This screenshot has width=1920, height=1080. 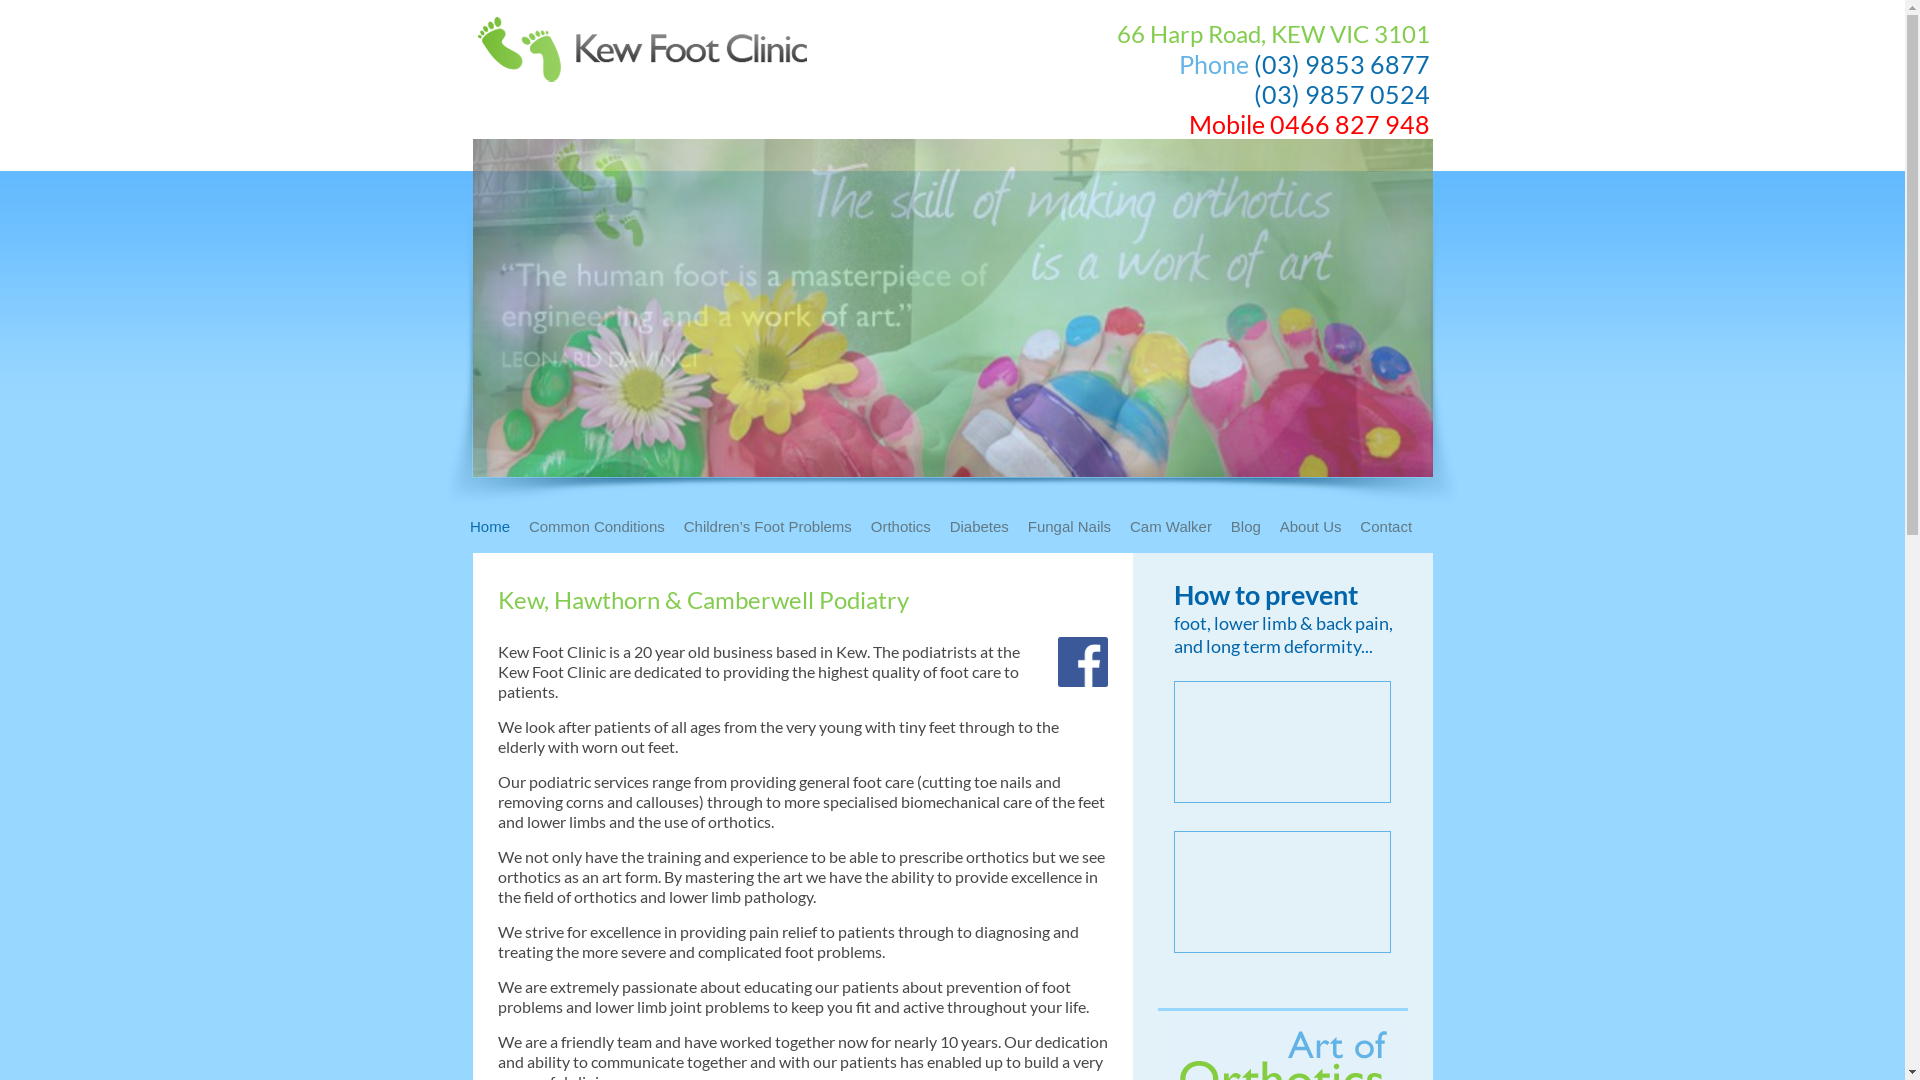 What do you see at coordinates (1342, 93) in the screenshot?
I see `'(03) 9857 0524'` at bounding box center [1342, 93].